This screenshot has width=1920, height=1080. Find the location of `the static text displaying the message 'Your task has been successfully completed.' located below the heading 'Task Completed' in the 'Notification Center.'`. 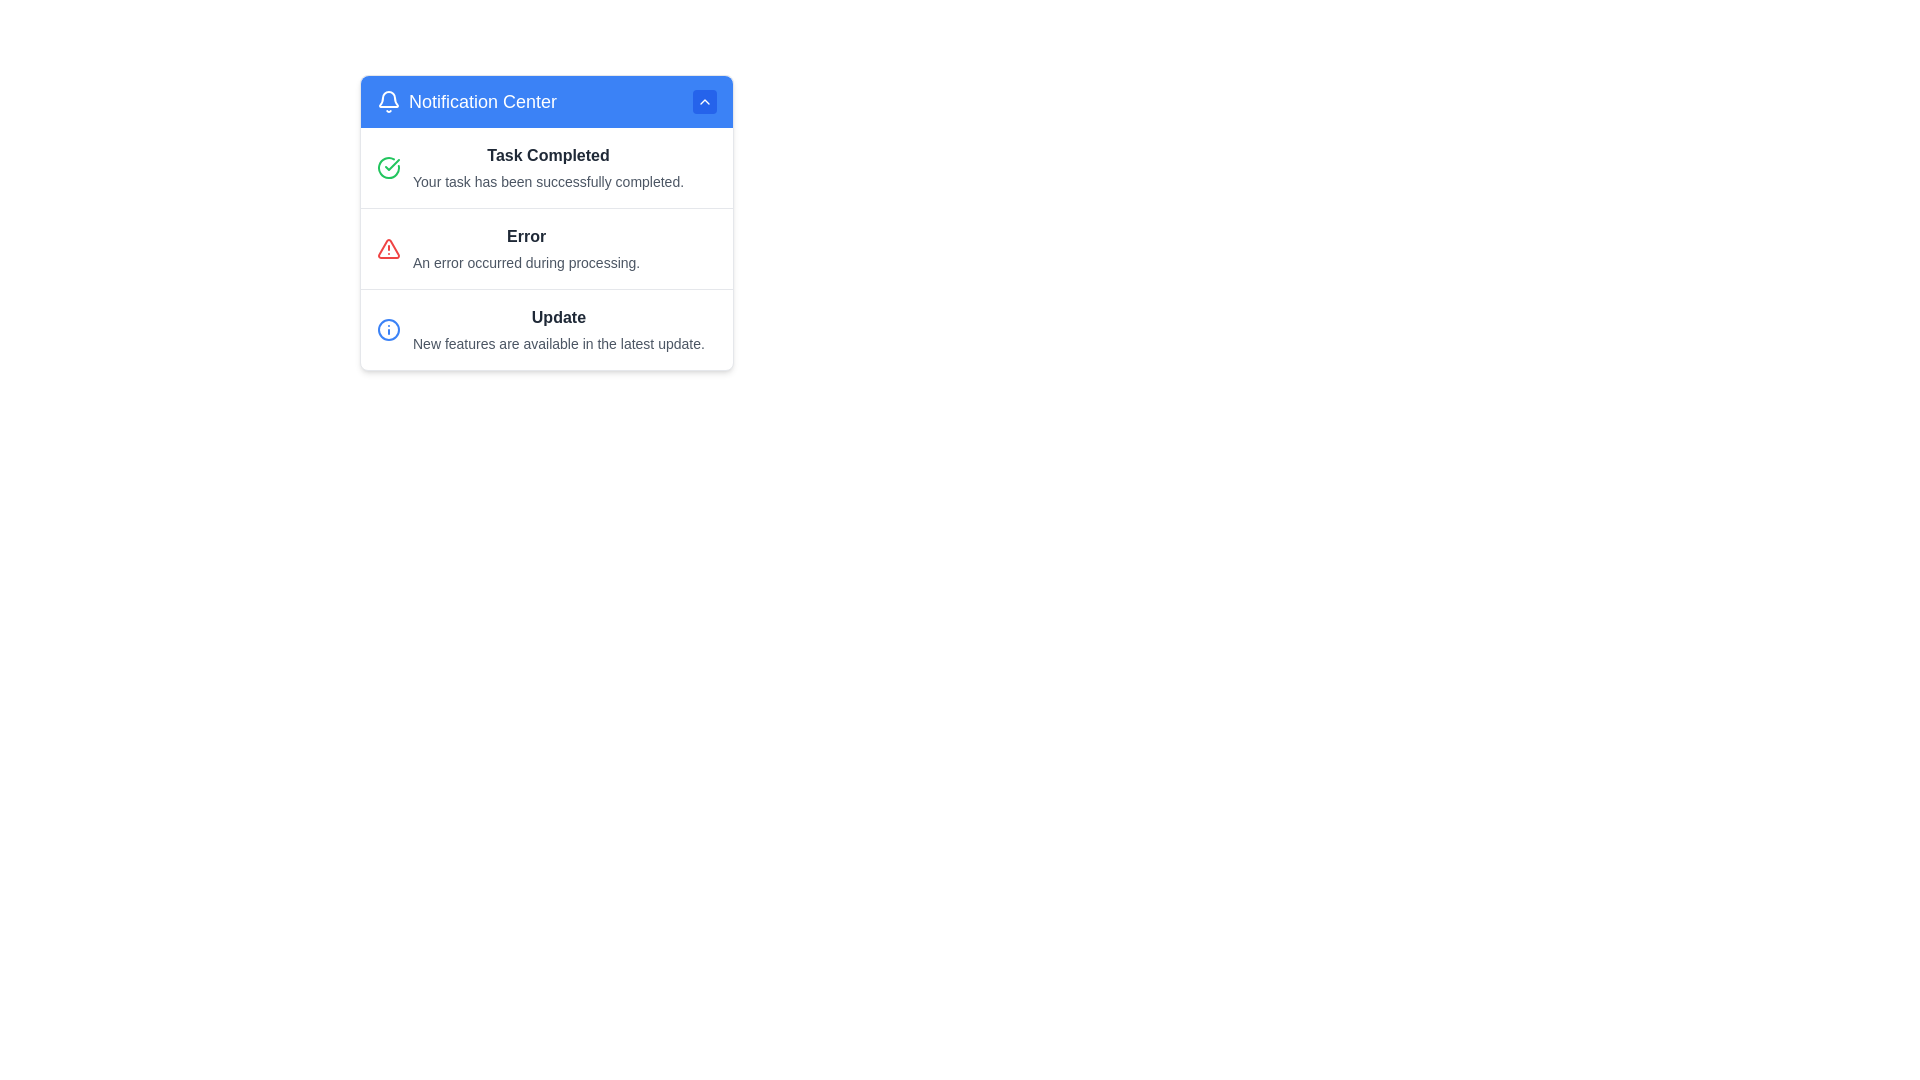

the static text displaying the message 'Your task has been successfully completed.' located below the heading 'Task Completed' in the 'Notification Center.' is located at coordinates (548, 181).